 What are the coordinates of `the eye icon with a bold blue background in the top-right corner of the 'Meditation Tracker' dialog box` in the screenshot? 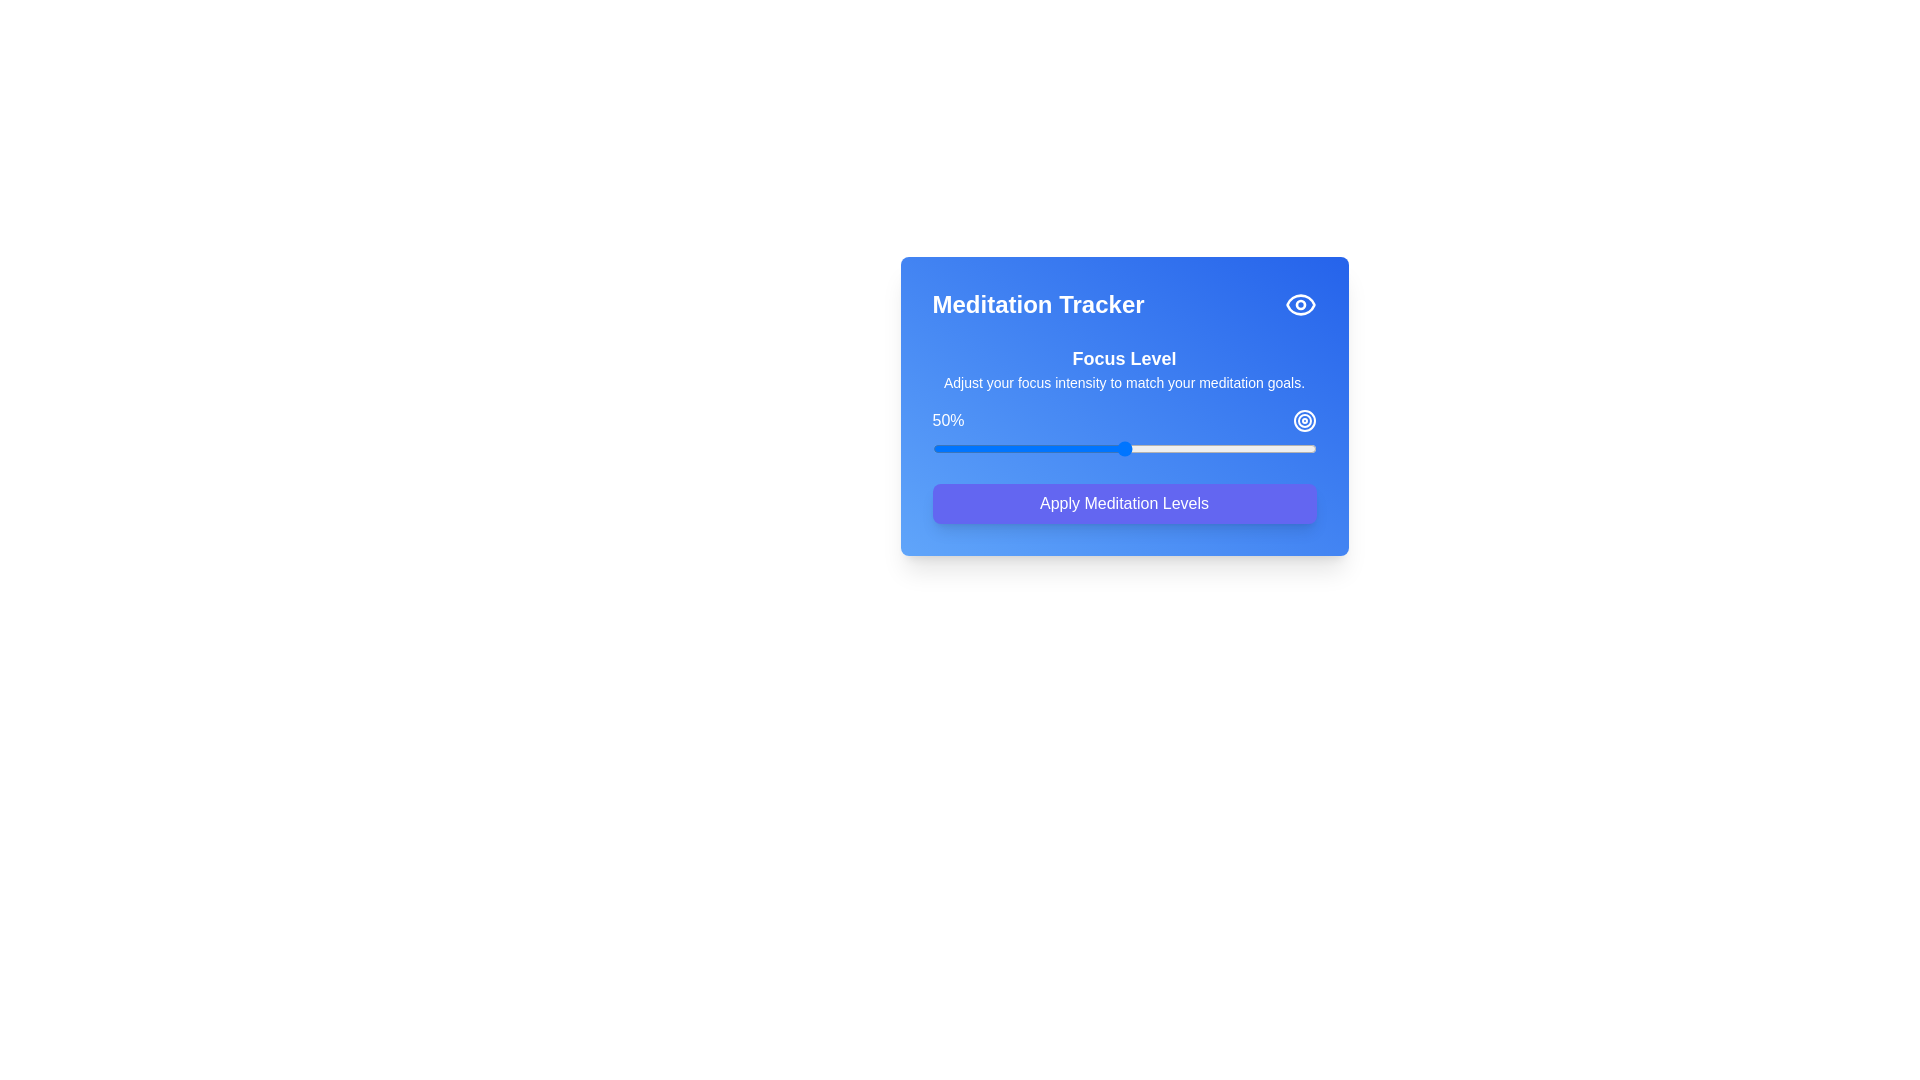 It's located at (1300, 304).